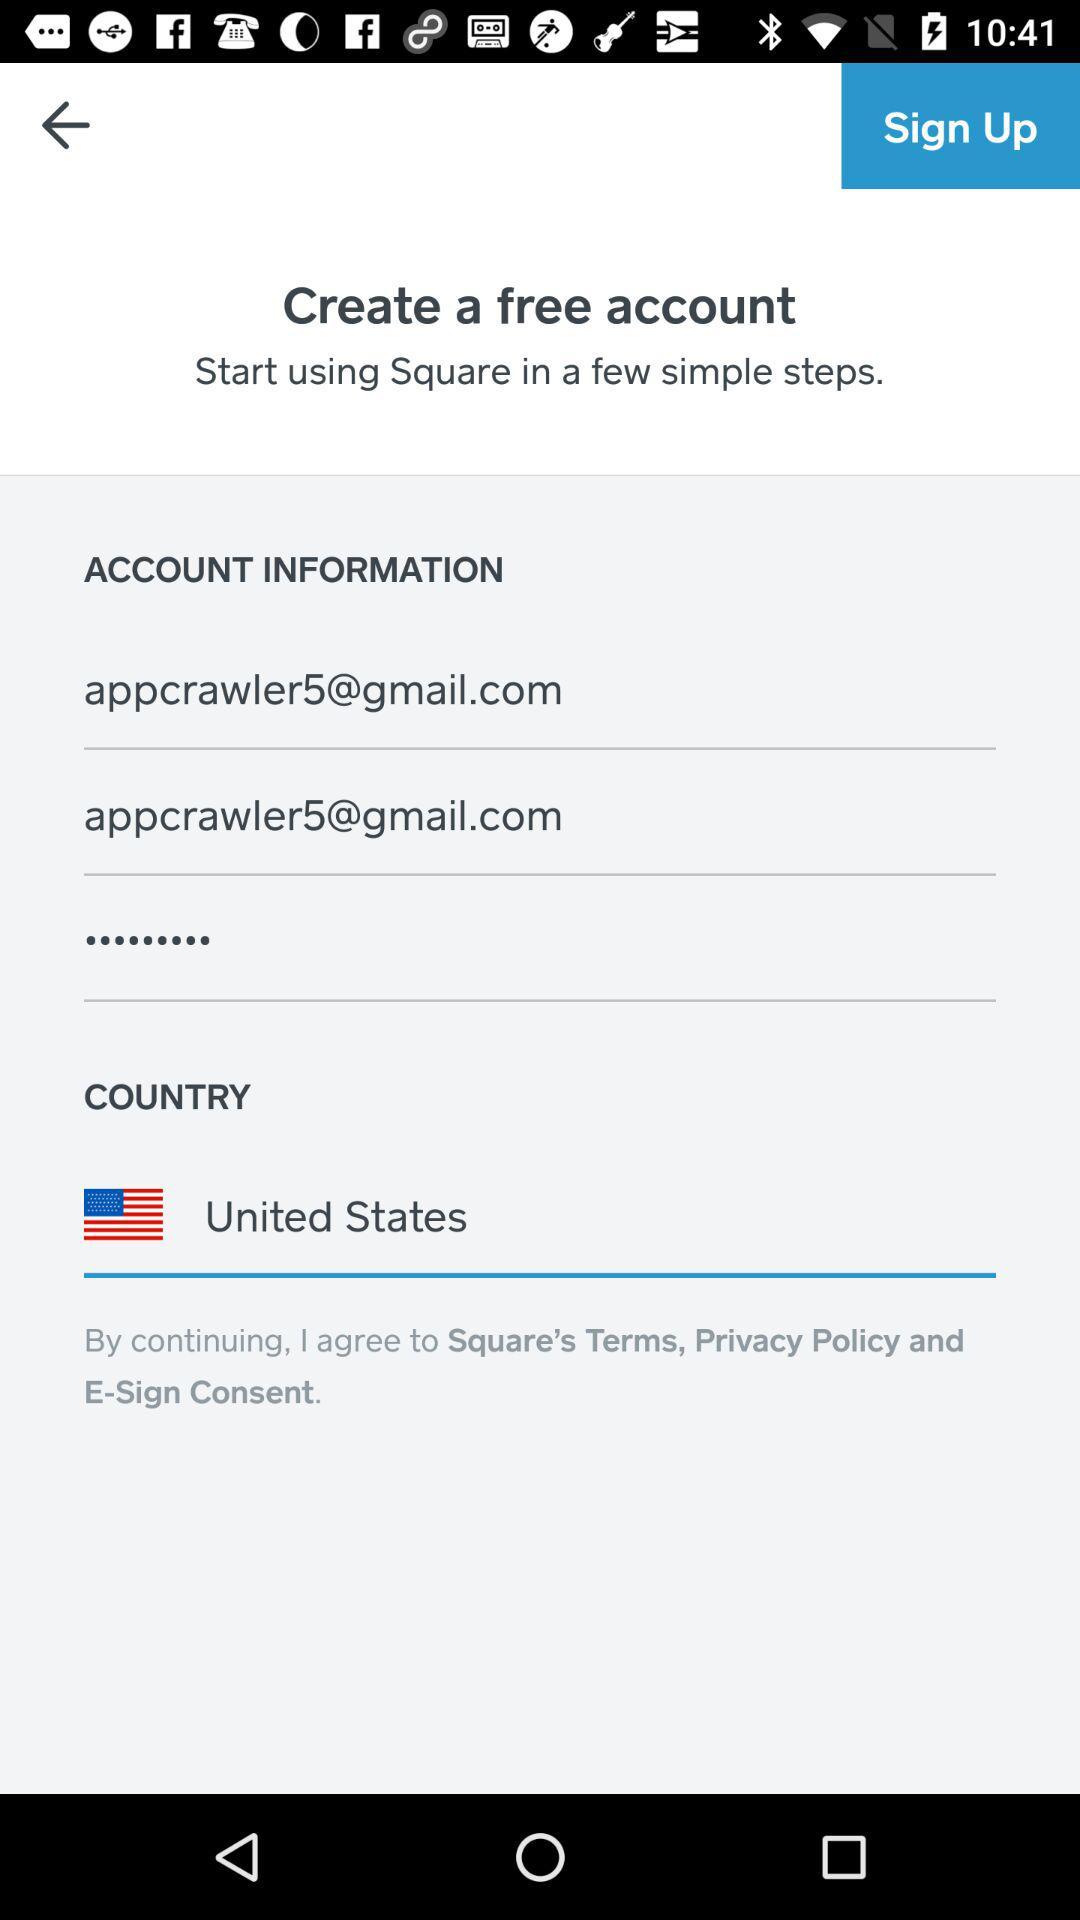 The image size is (1080, 1920). Describe the element at coordinates (538, 302) in the screenshot. I see `icon above the start using square icon` at that location.